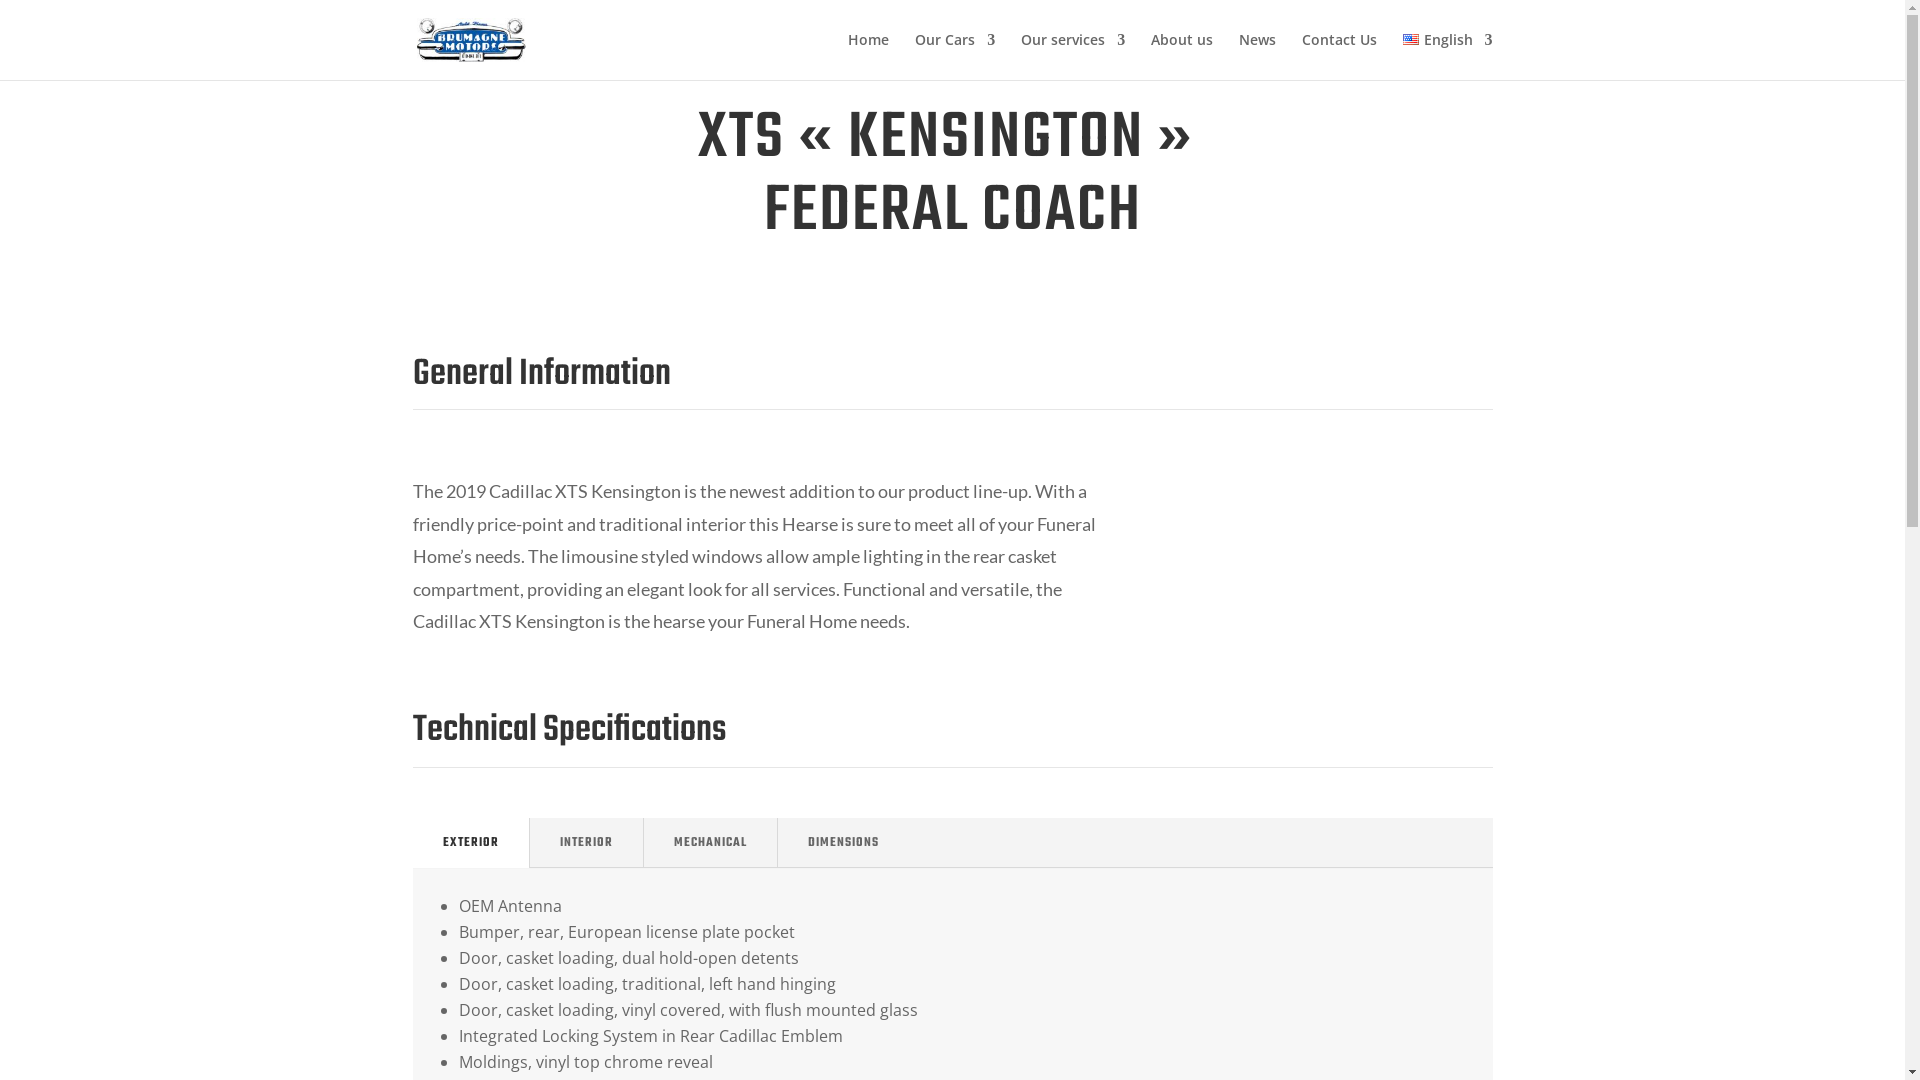  Describe the element at coordinates (848, 55) in the screenshot. I see `'Home'` at that location.